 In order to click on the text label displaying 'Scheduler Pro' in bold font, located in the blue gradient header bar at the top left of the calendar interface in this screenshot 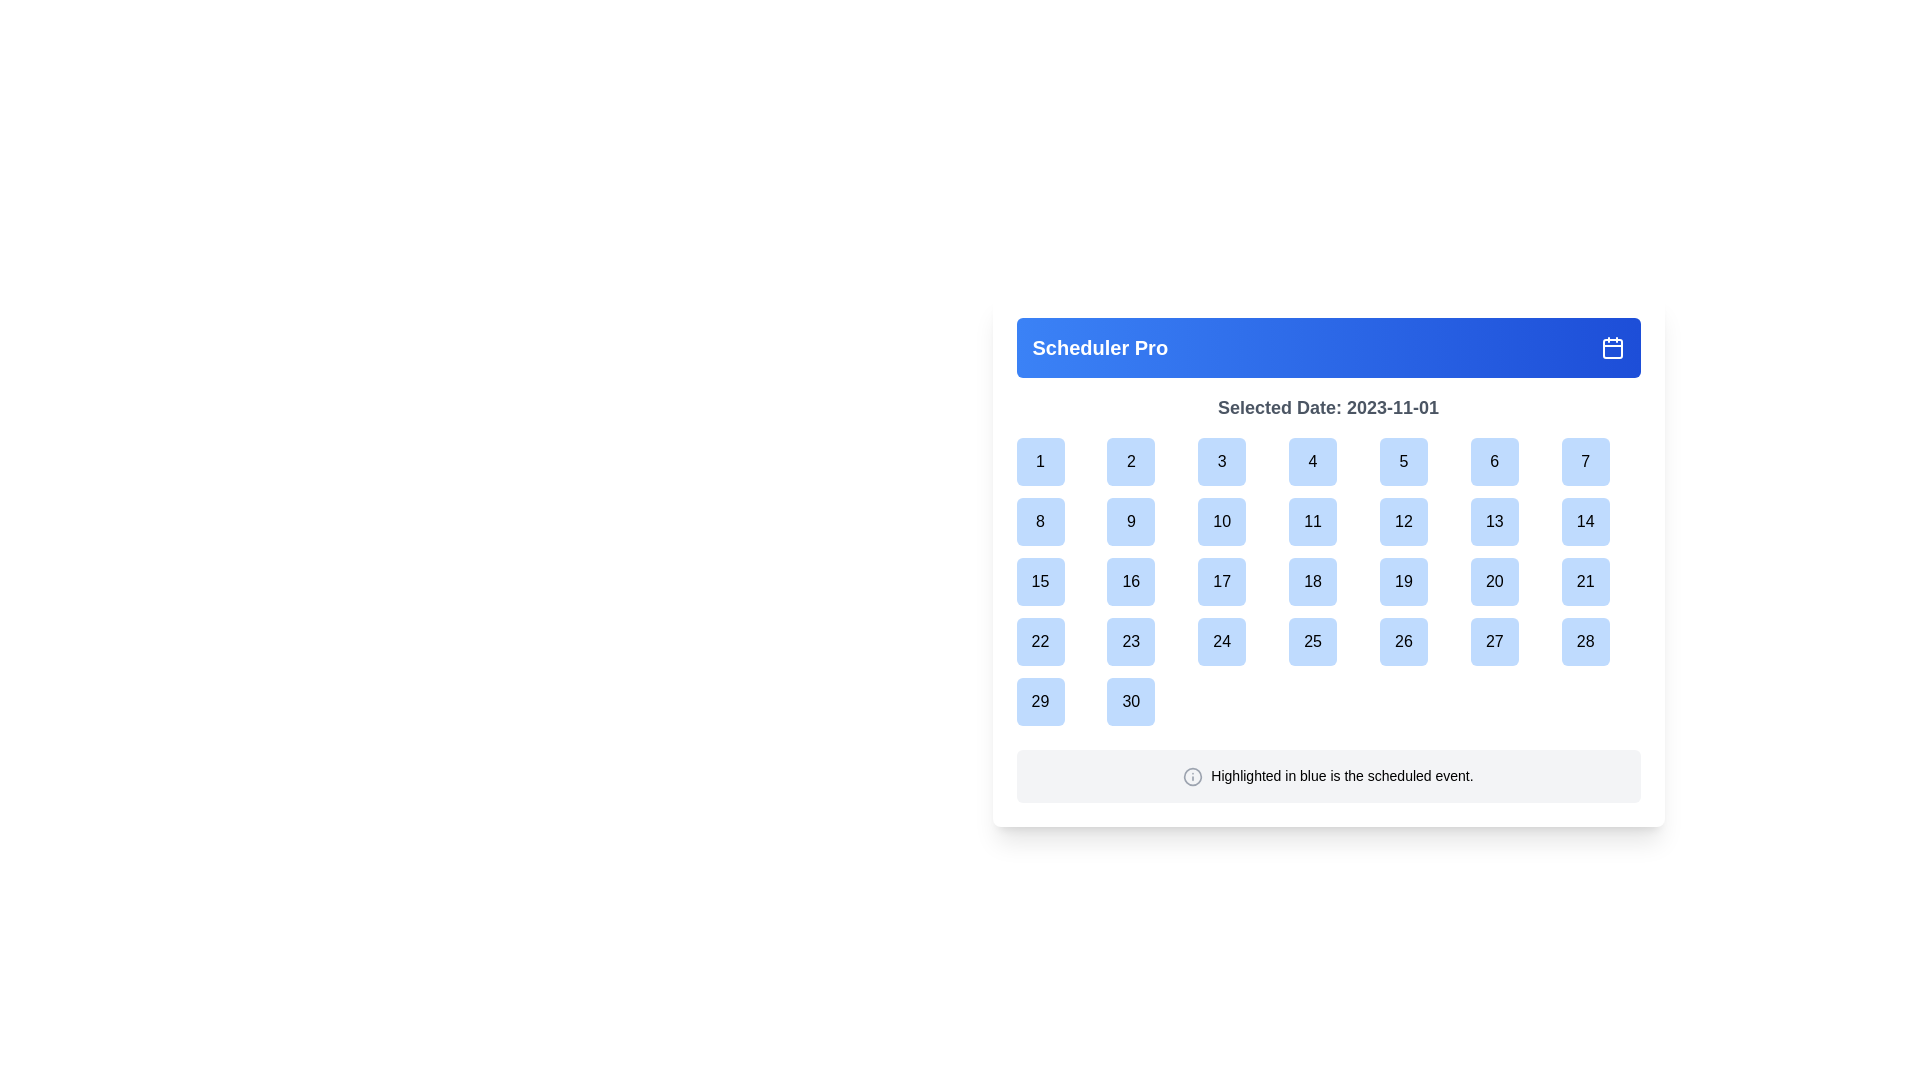, I will do `click(1099, 346)`.